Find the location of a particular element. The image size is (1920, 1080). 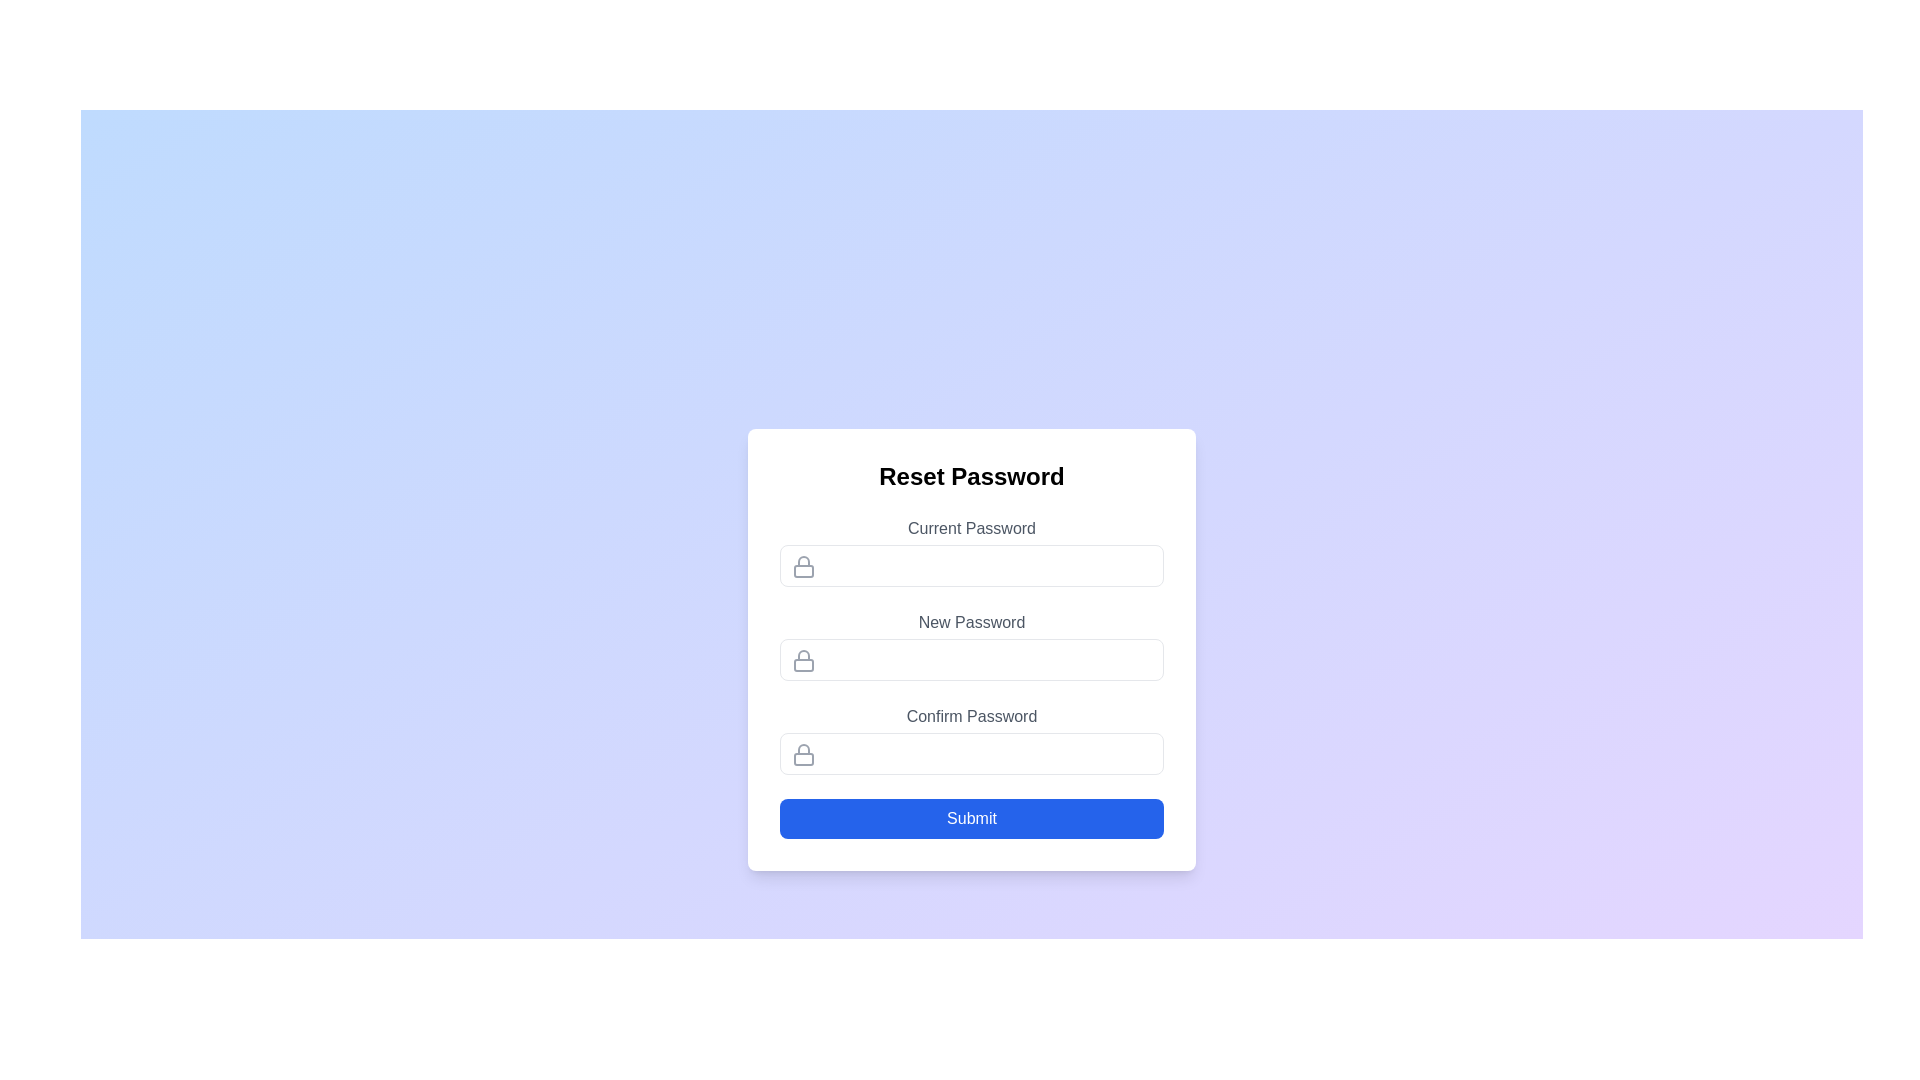

the 'Reset Password' static text heading, which is a bold, centered title at the top of the Reset Password form is located at coordinates (971, 477).